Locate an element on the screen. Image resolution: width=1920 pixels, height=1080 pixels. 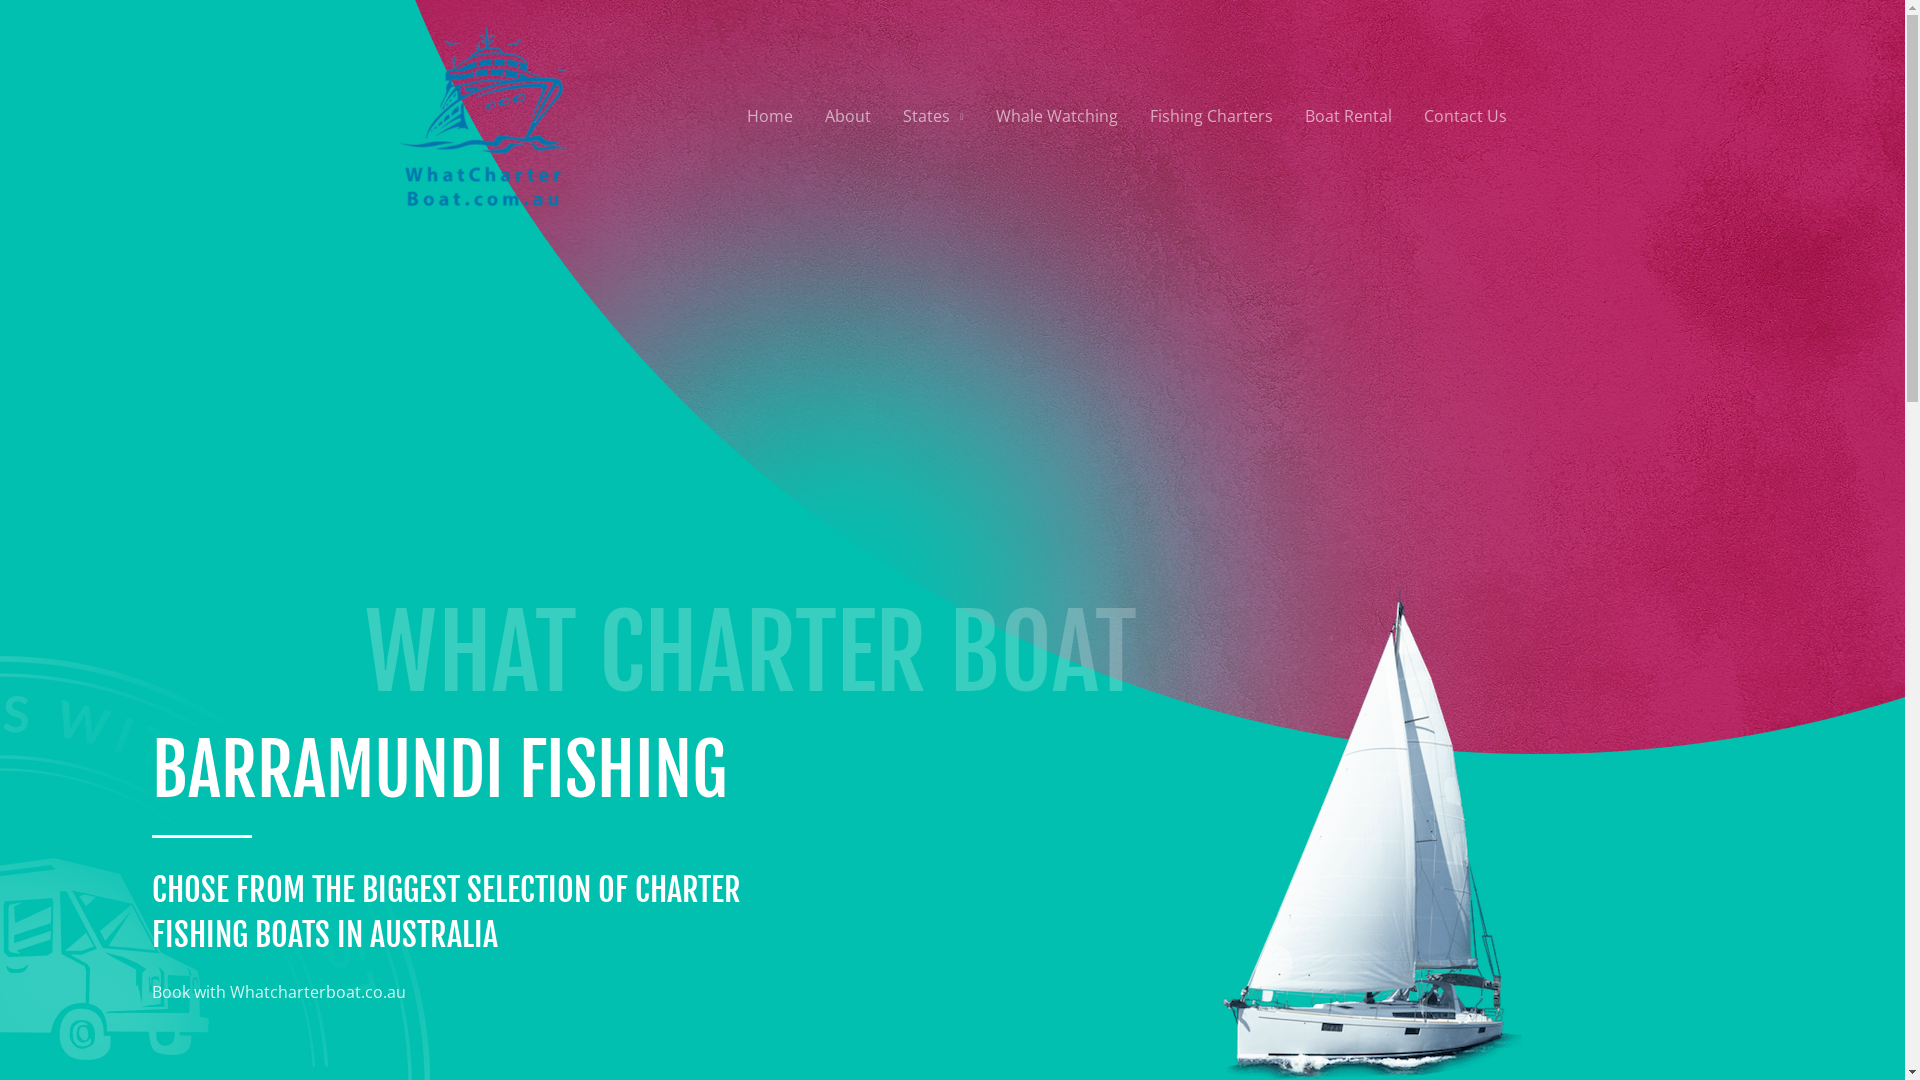
'Whale Watching' is located at coordinates (979, 115).